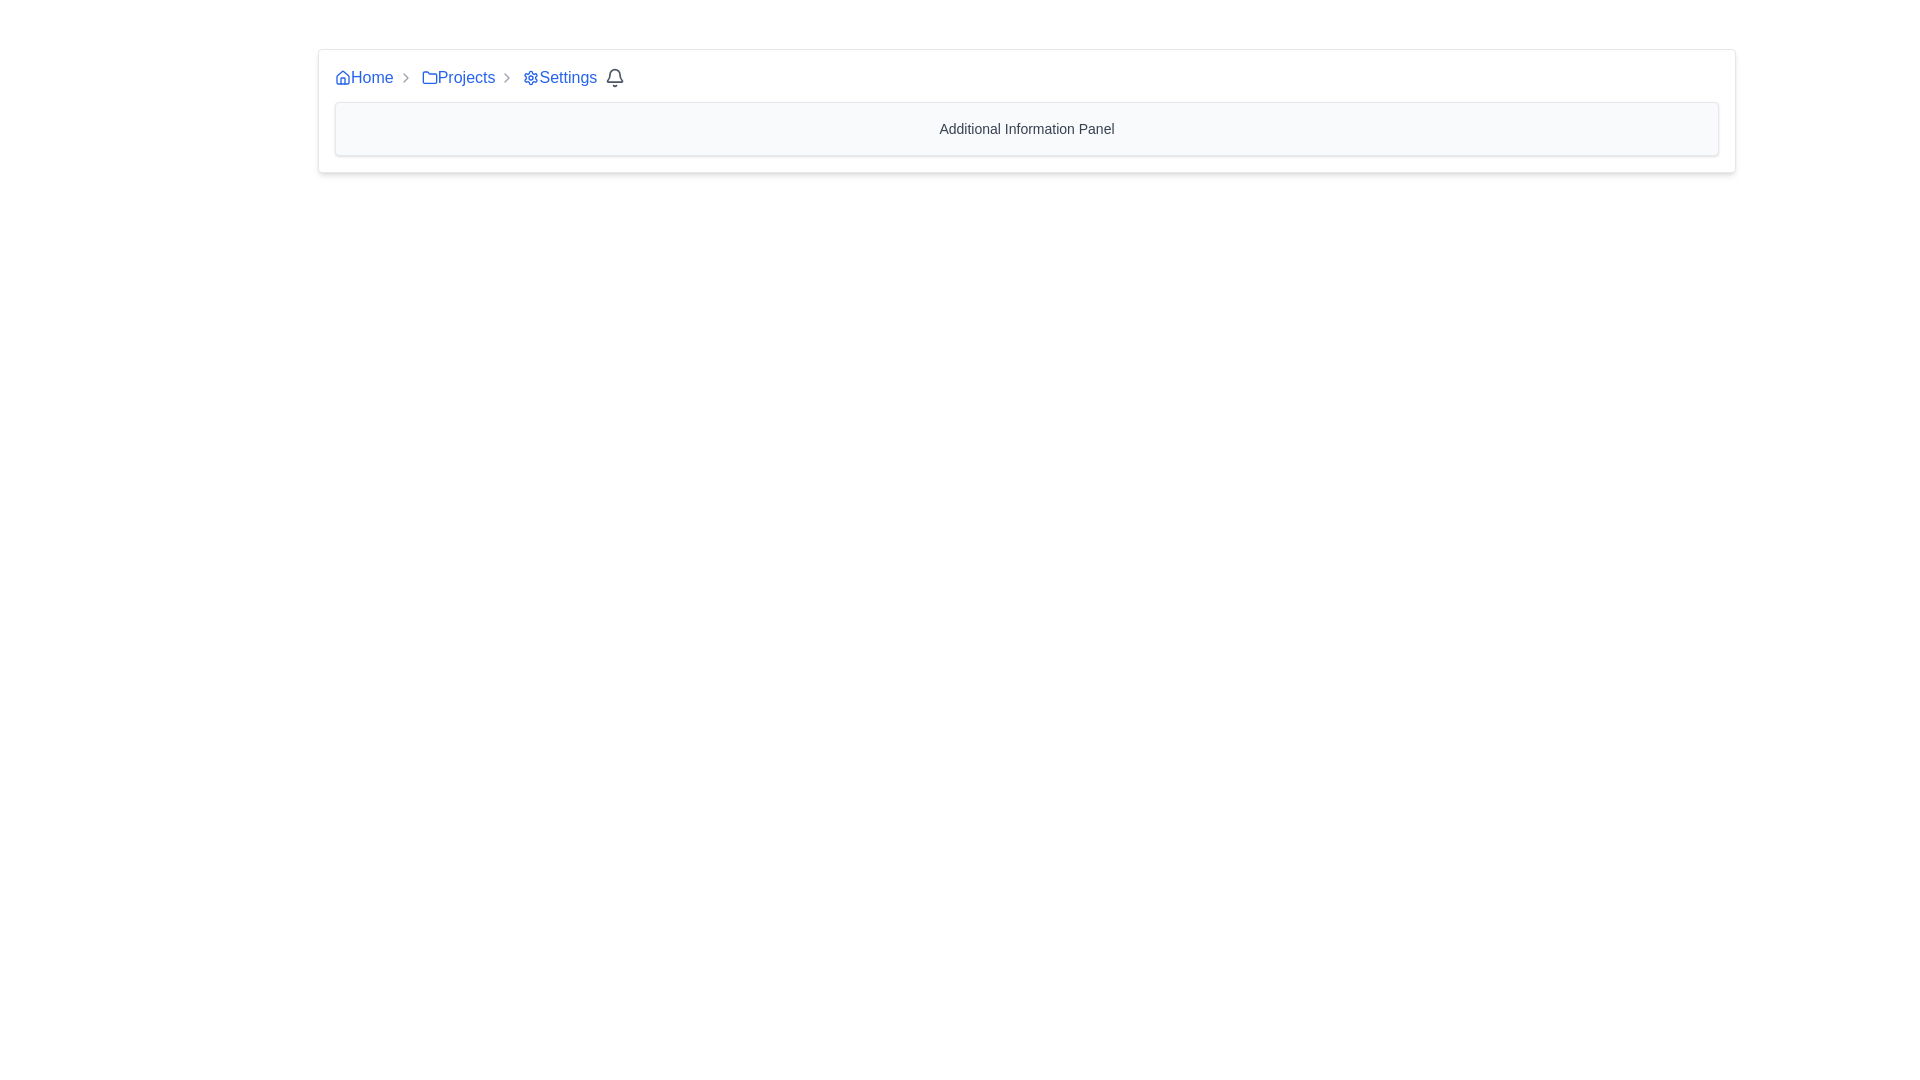 The height and width of the screenshot is (1080, 1920). What do you see at coordinates (467, 76) in the screenshot?
I see `the icons associated with the interactive text link for the 'Projects' section, located in the second position of the breadcrumb navigation bar` at bounding box center [467, 76].